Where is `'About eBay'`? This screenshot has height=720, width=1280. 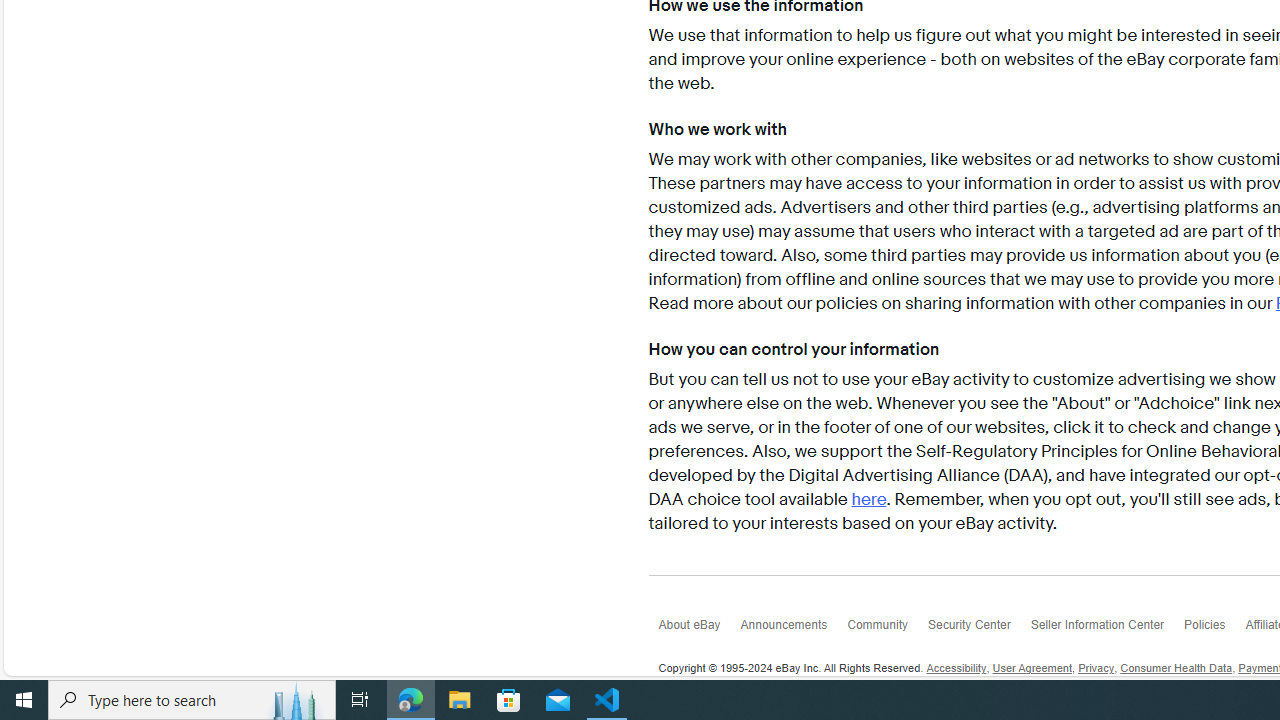
'About eBay' is located at coordinates (699, 630).